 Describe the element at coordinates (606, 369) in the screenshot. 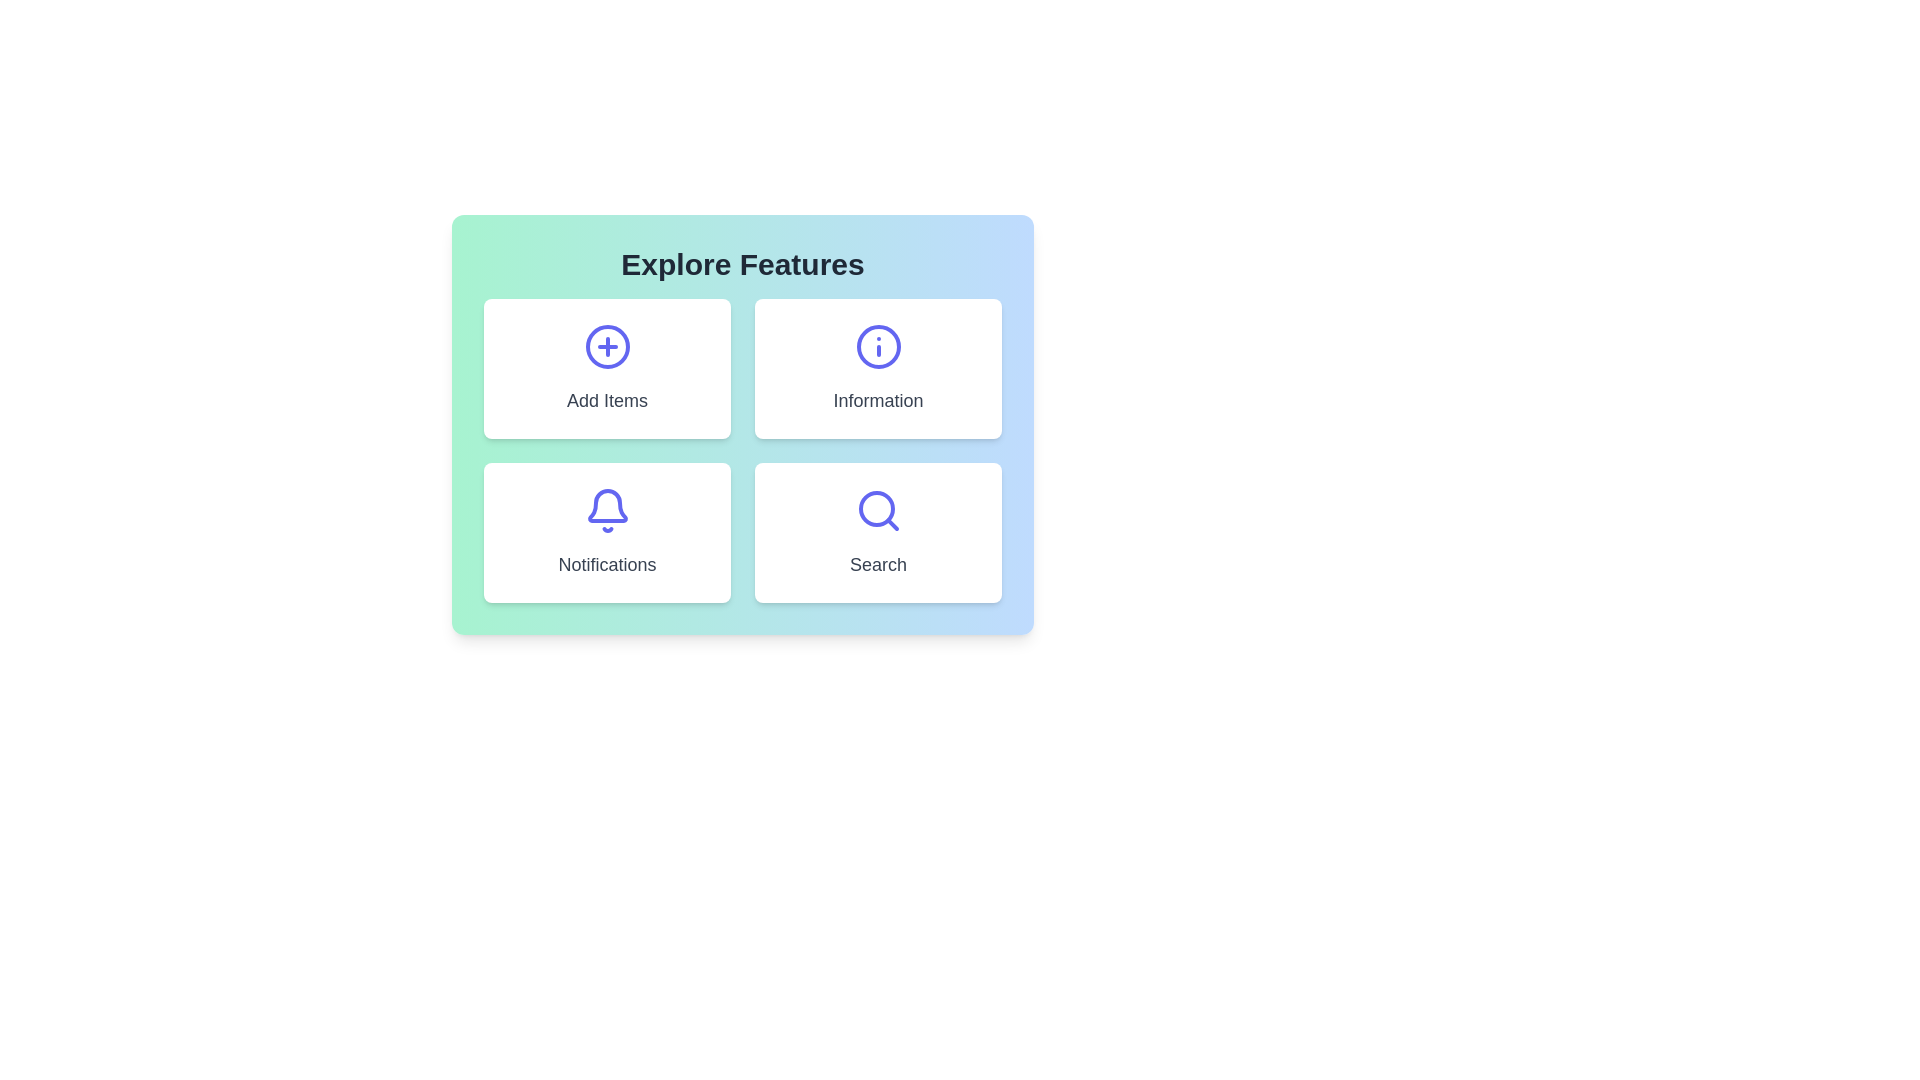

I see `the first Button-like card in the upper-left section of the 2x2 grid layout` at that location.